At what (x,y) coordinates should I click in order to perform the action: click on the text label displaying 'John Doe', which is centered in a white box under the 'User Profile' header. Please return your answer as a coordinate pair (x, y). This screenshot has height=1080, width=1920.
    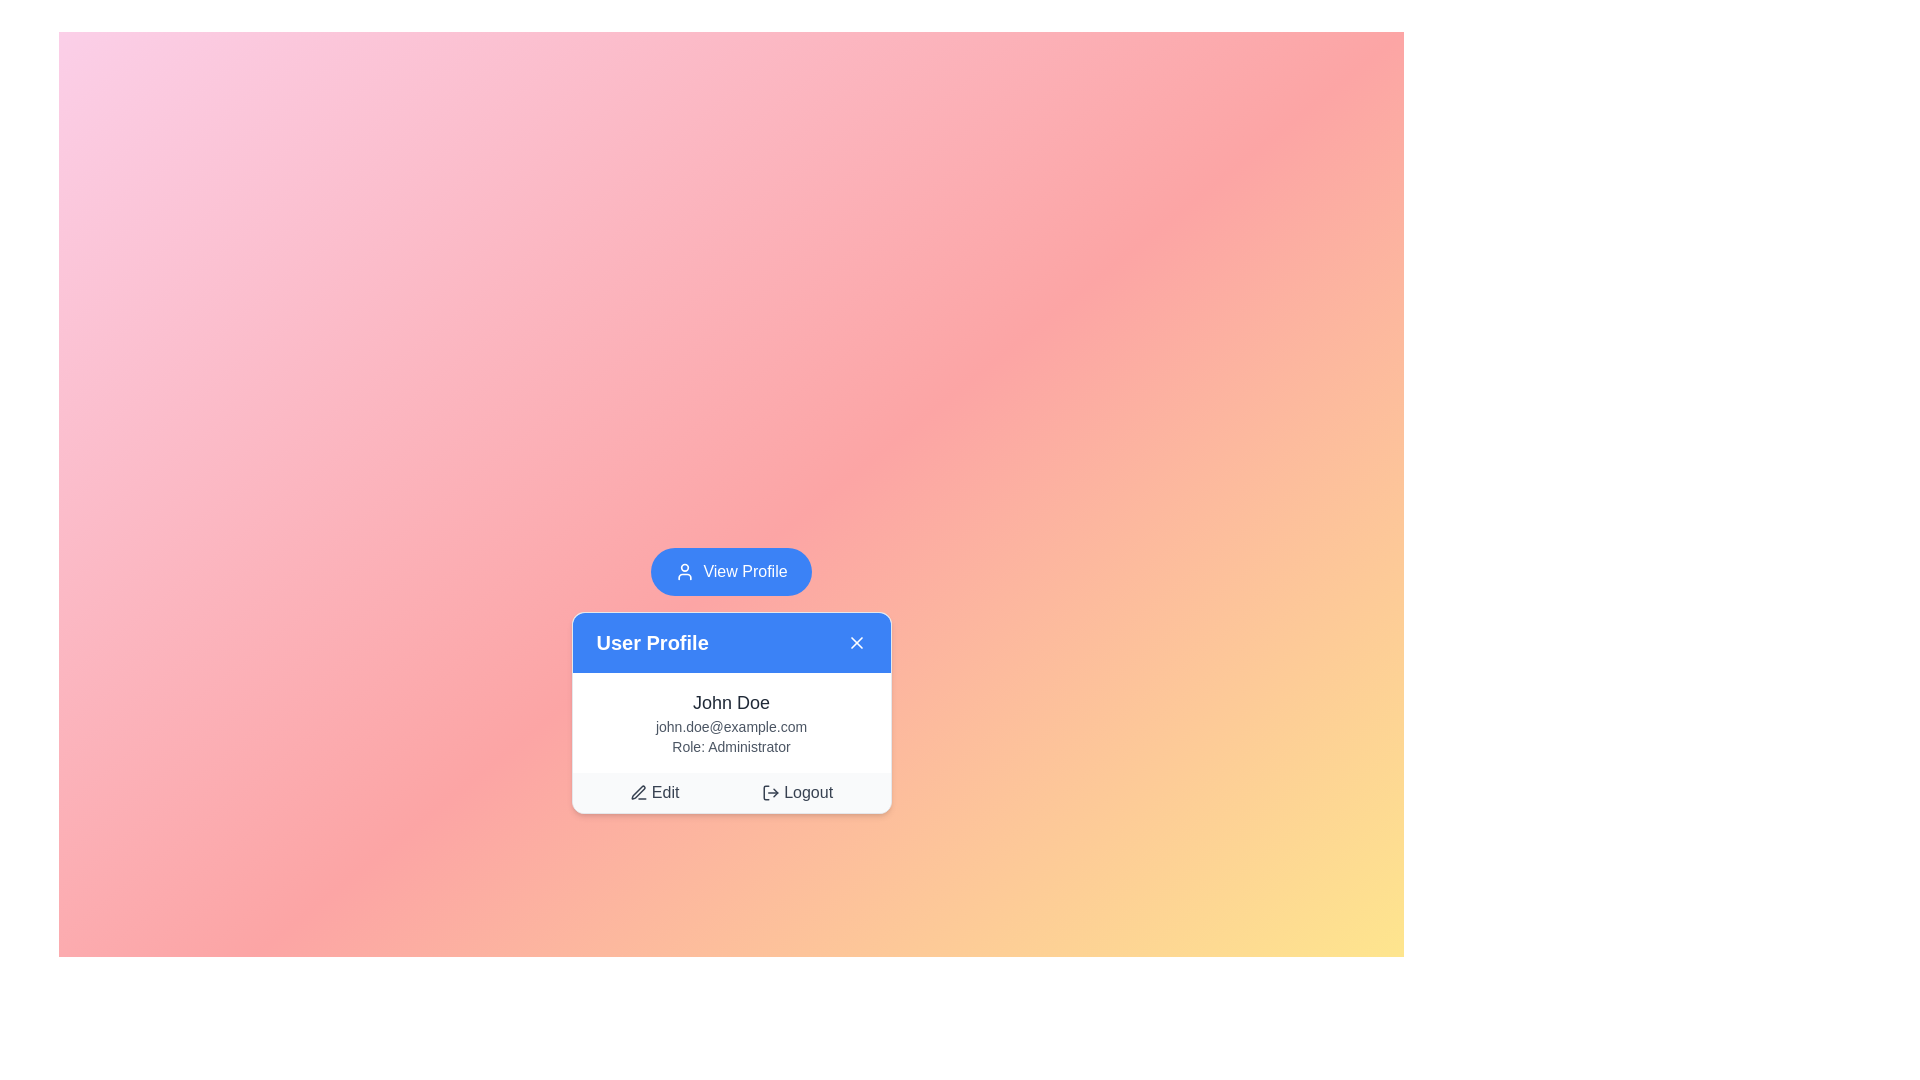
    Looking at the image, I should click on (730, 701).